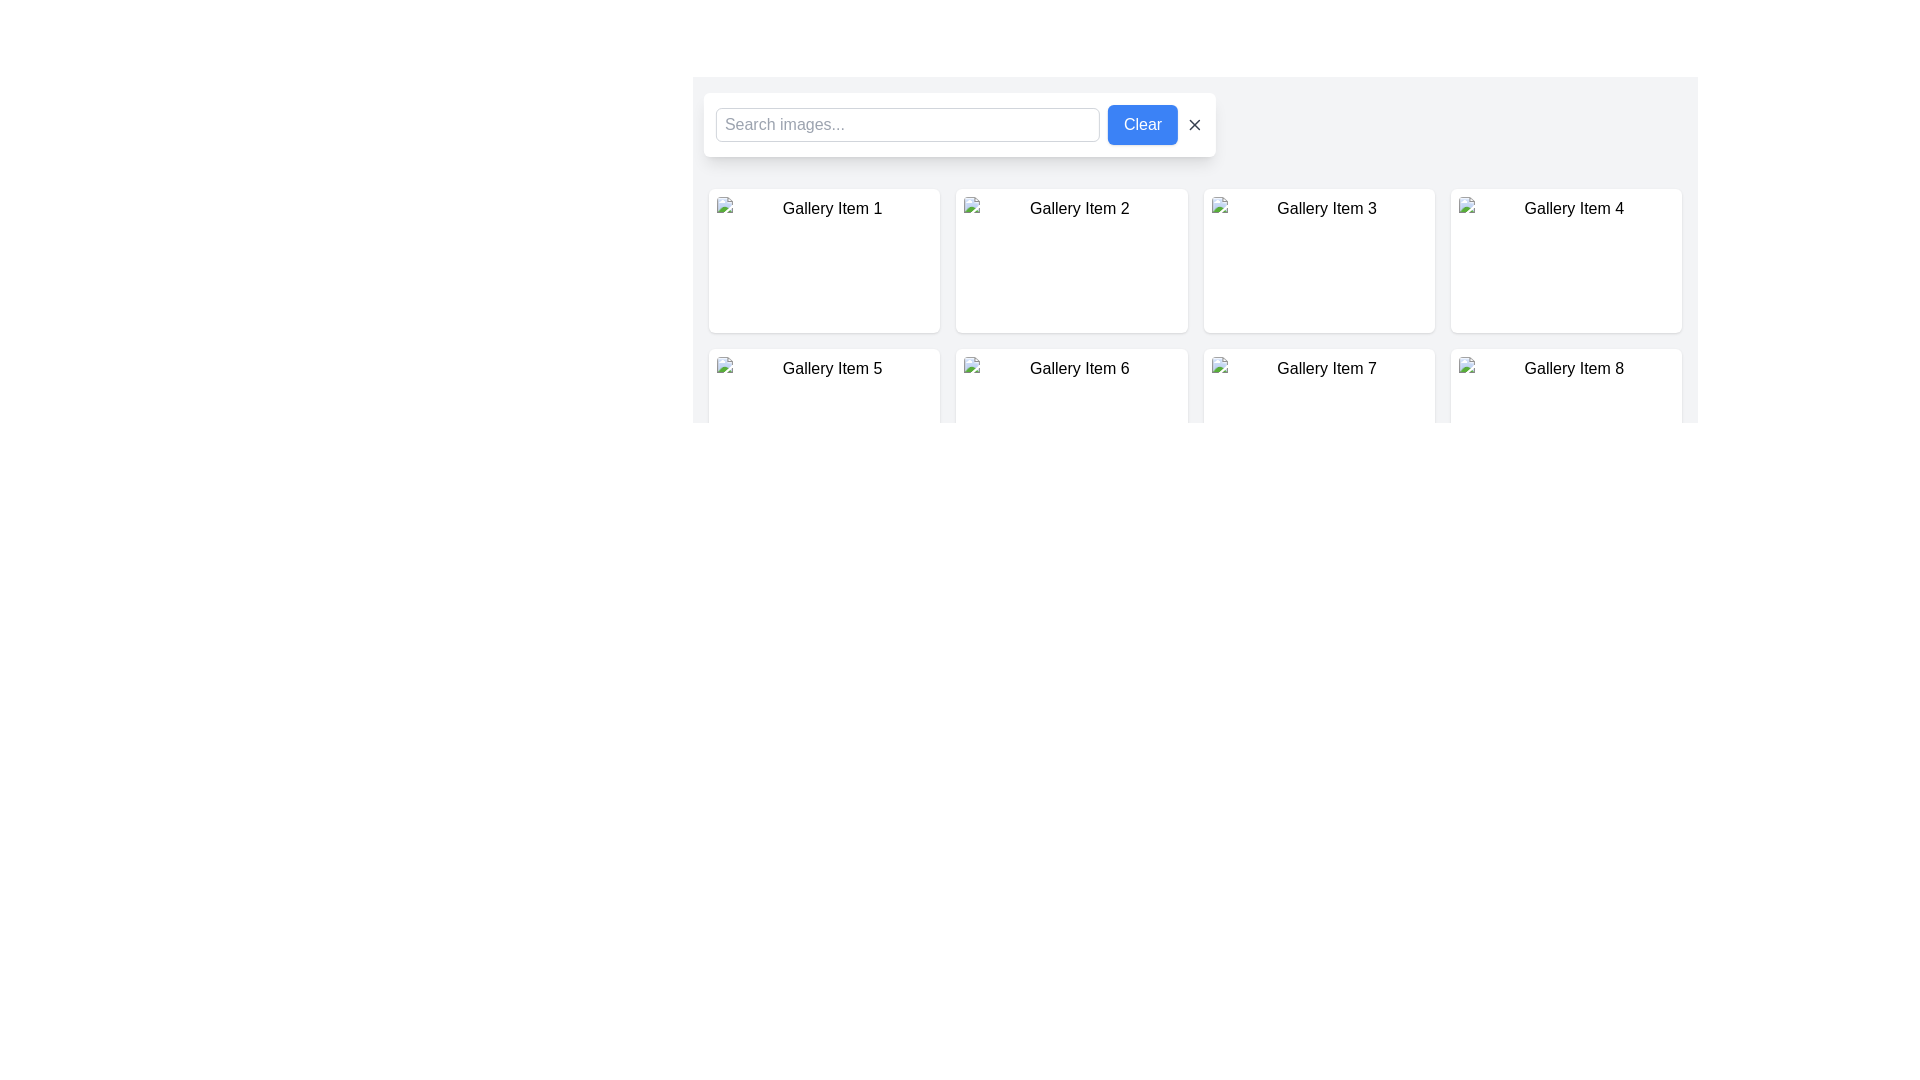  I want to click on the Image card labeled 'Gallery Item 5' which is positioned in the second row and first column of the grid layout, so click(824, 419).